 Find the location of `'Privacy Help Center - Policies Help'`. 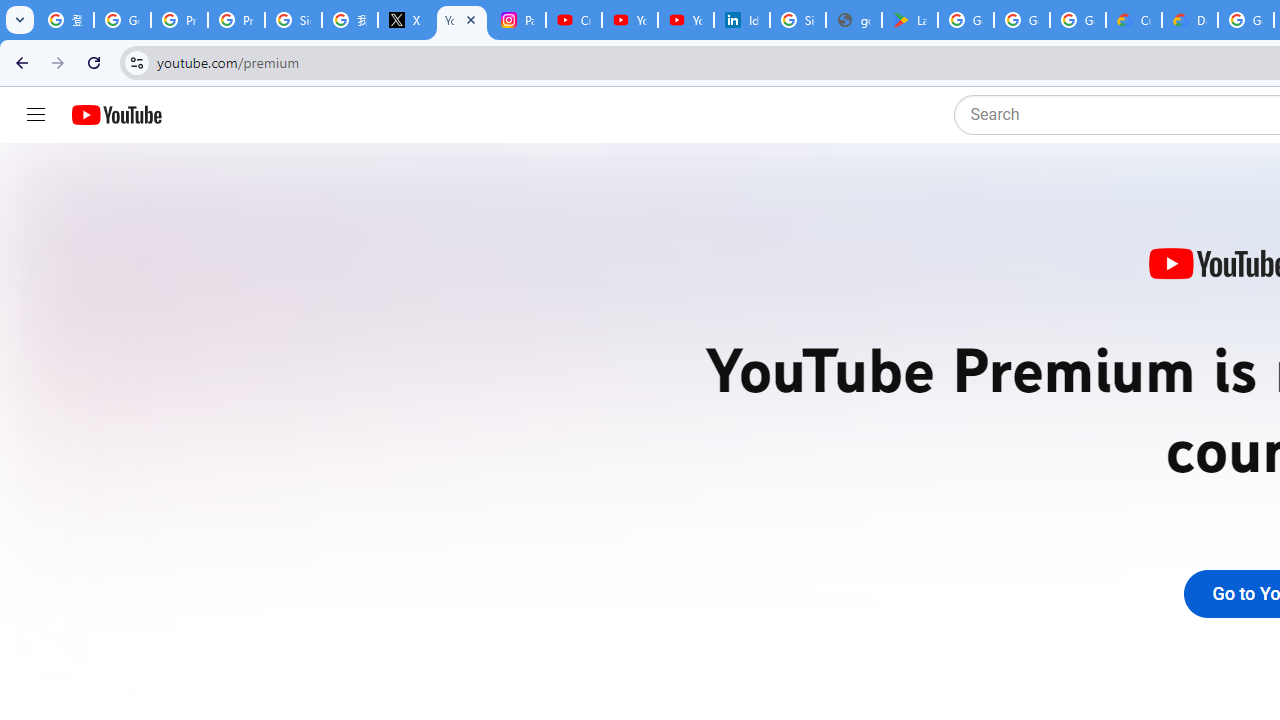

'Privacy Help Center - Policies Help' is located at coordinates (236, 20).